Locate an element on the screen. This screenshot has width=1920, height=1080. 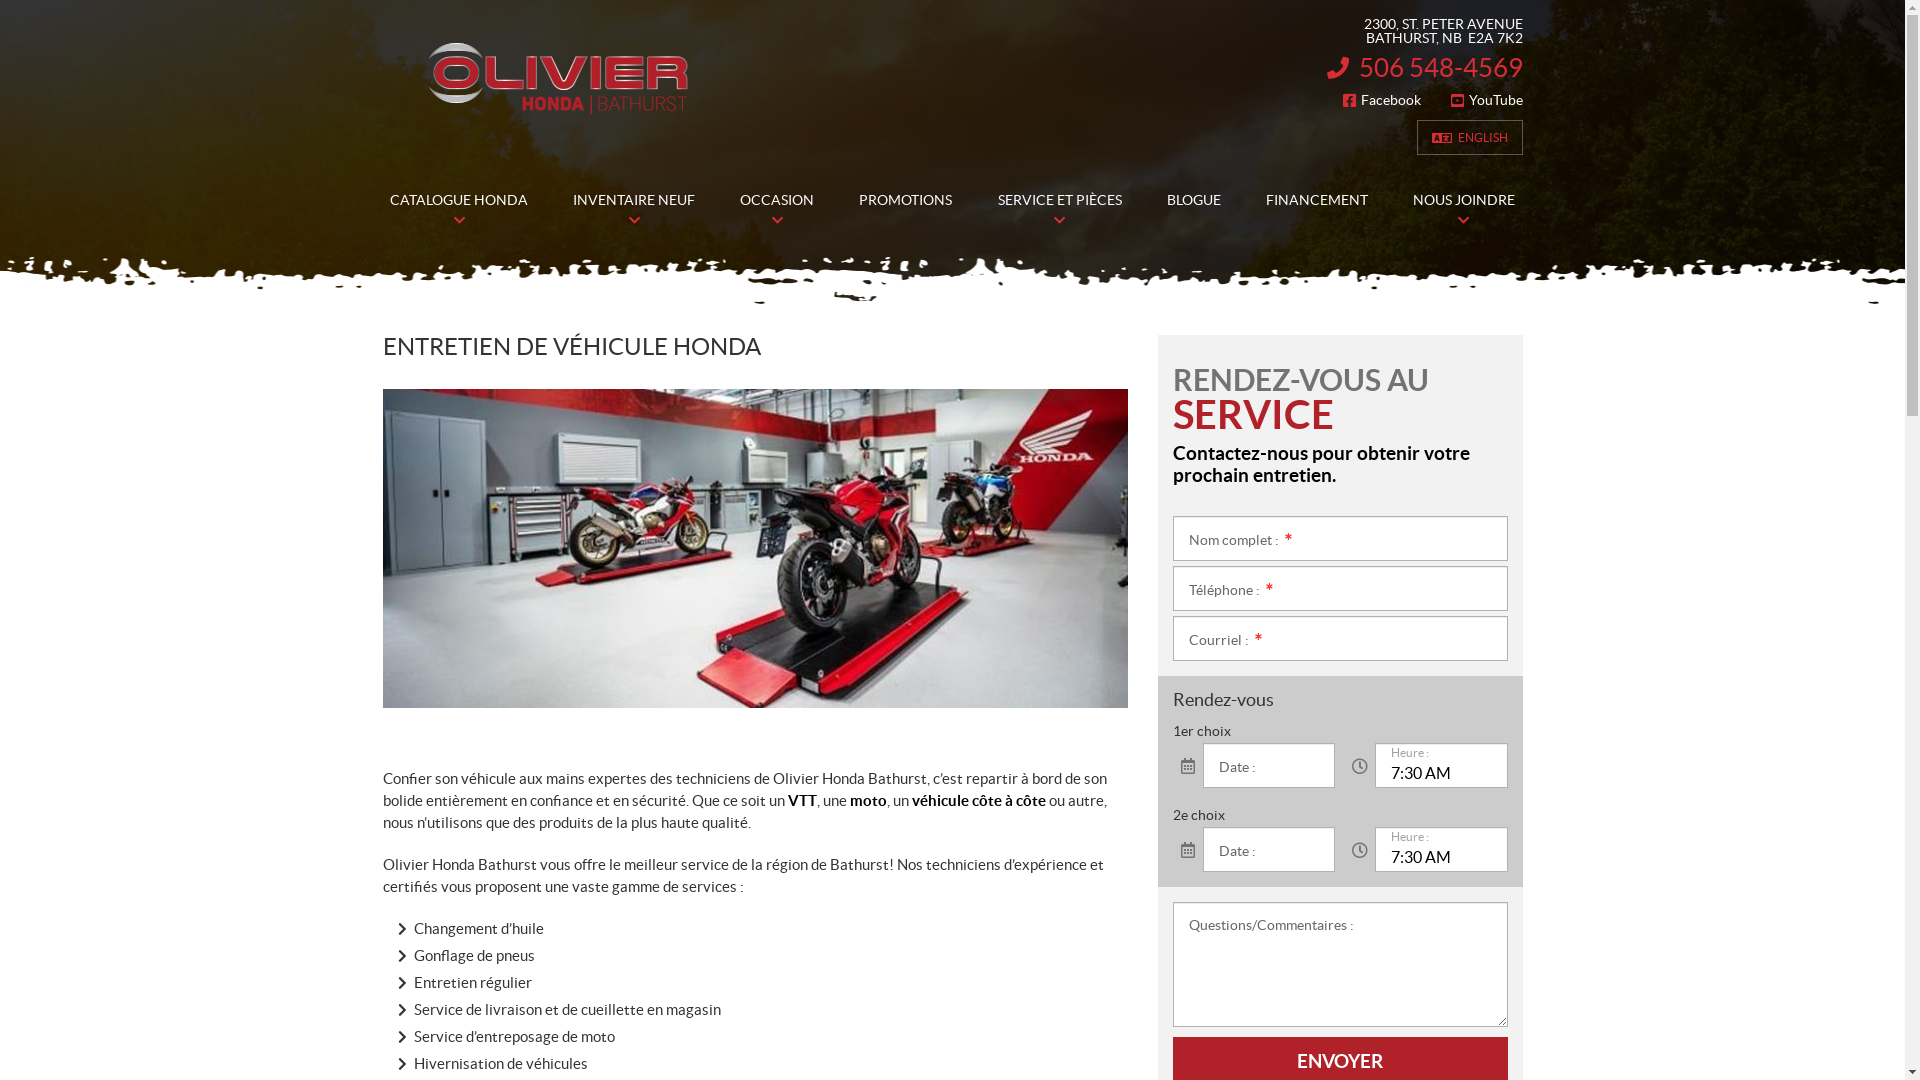
'FINANCEMENT' is located at coordinates (1316, 200).